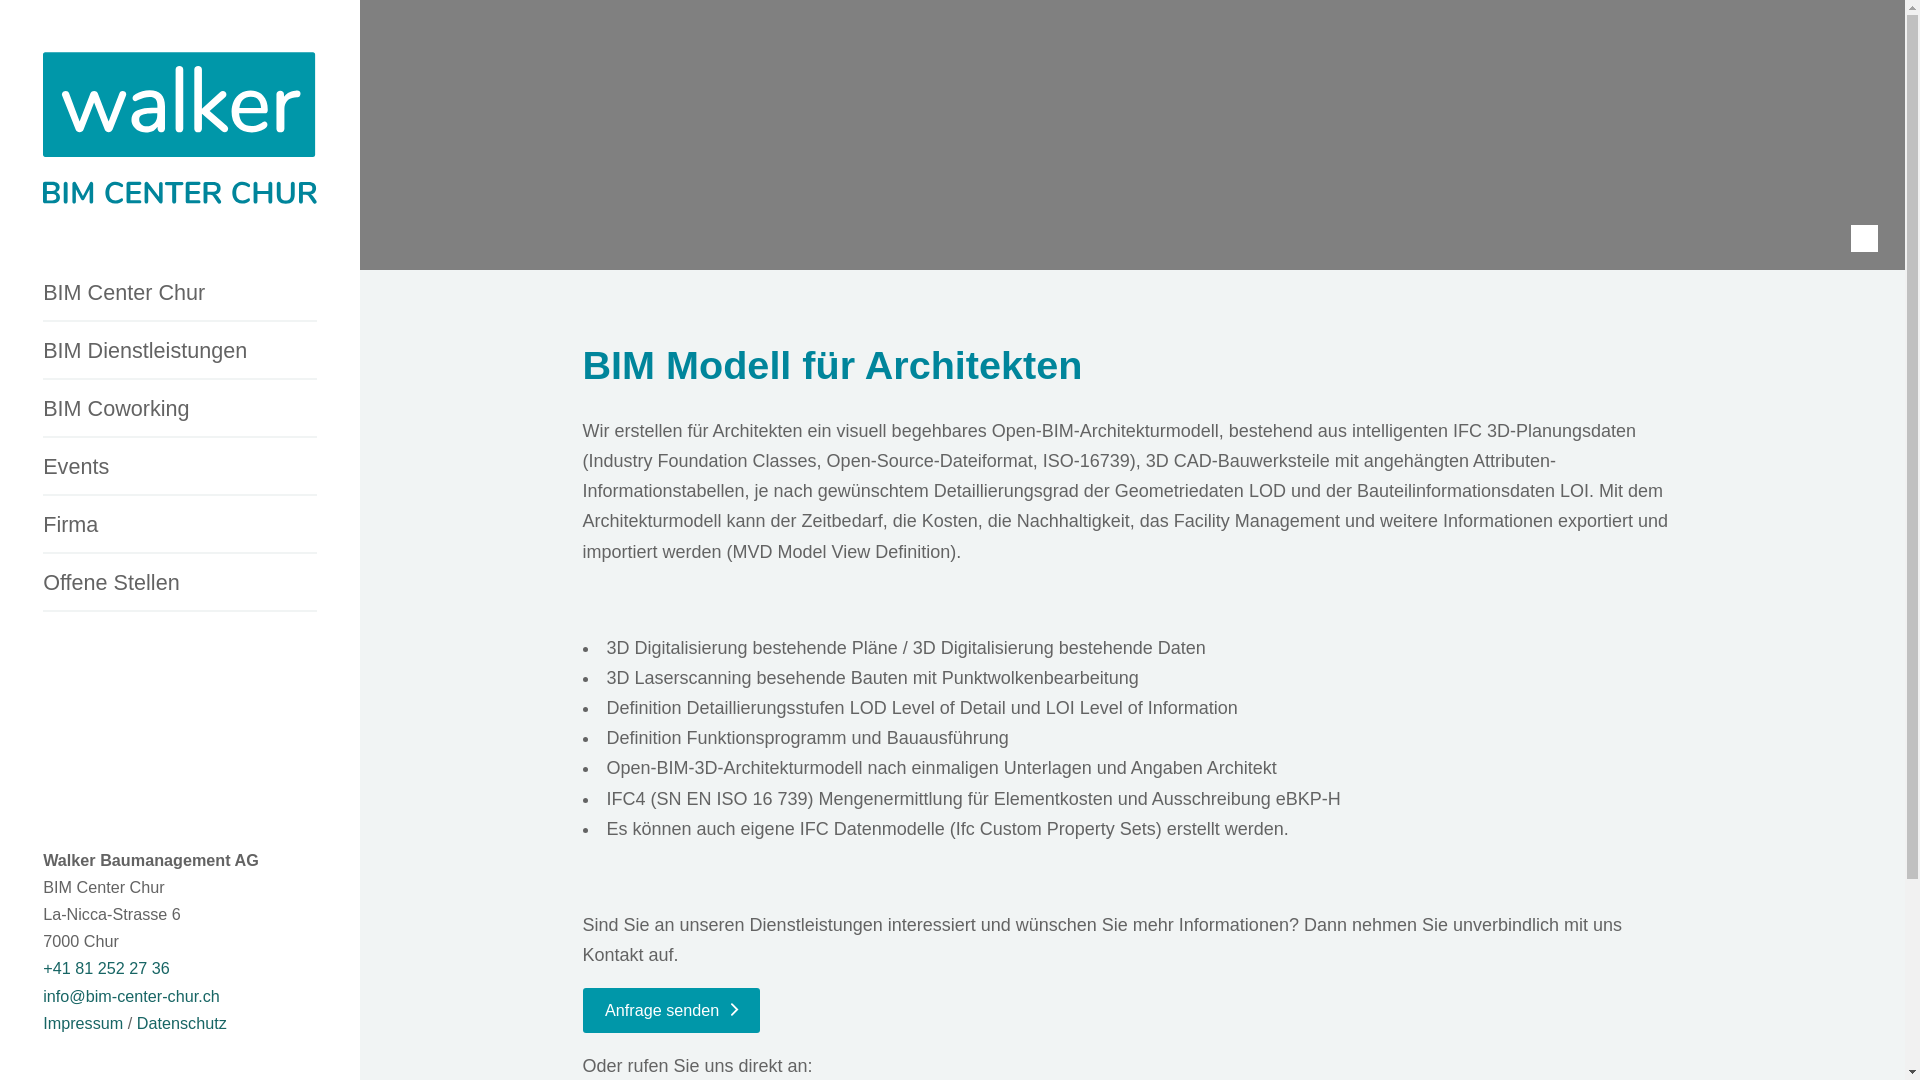 Image resolution: width=1920 pixels, height=1080 pixels. I want to click on 'Offene Stellen', so click(180, 583).